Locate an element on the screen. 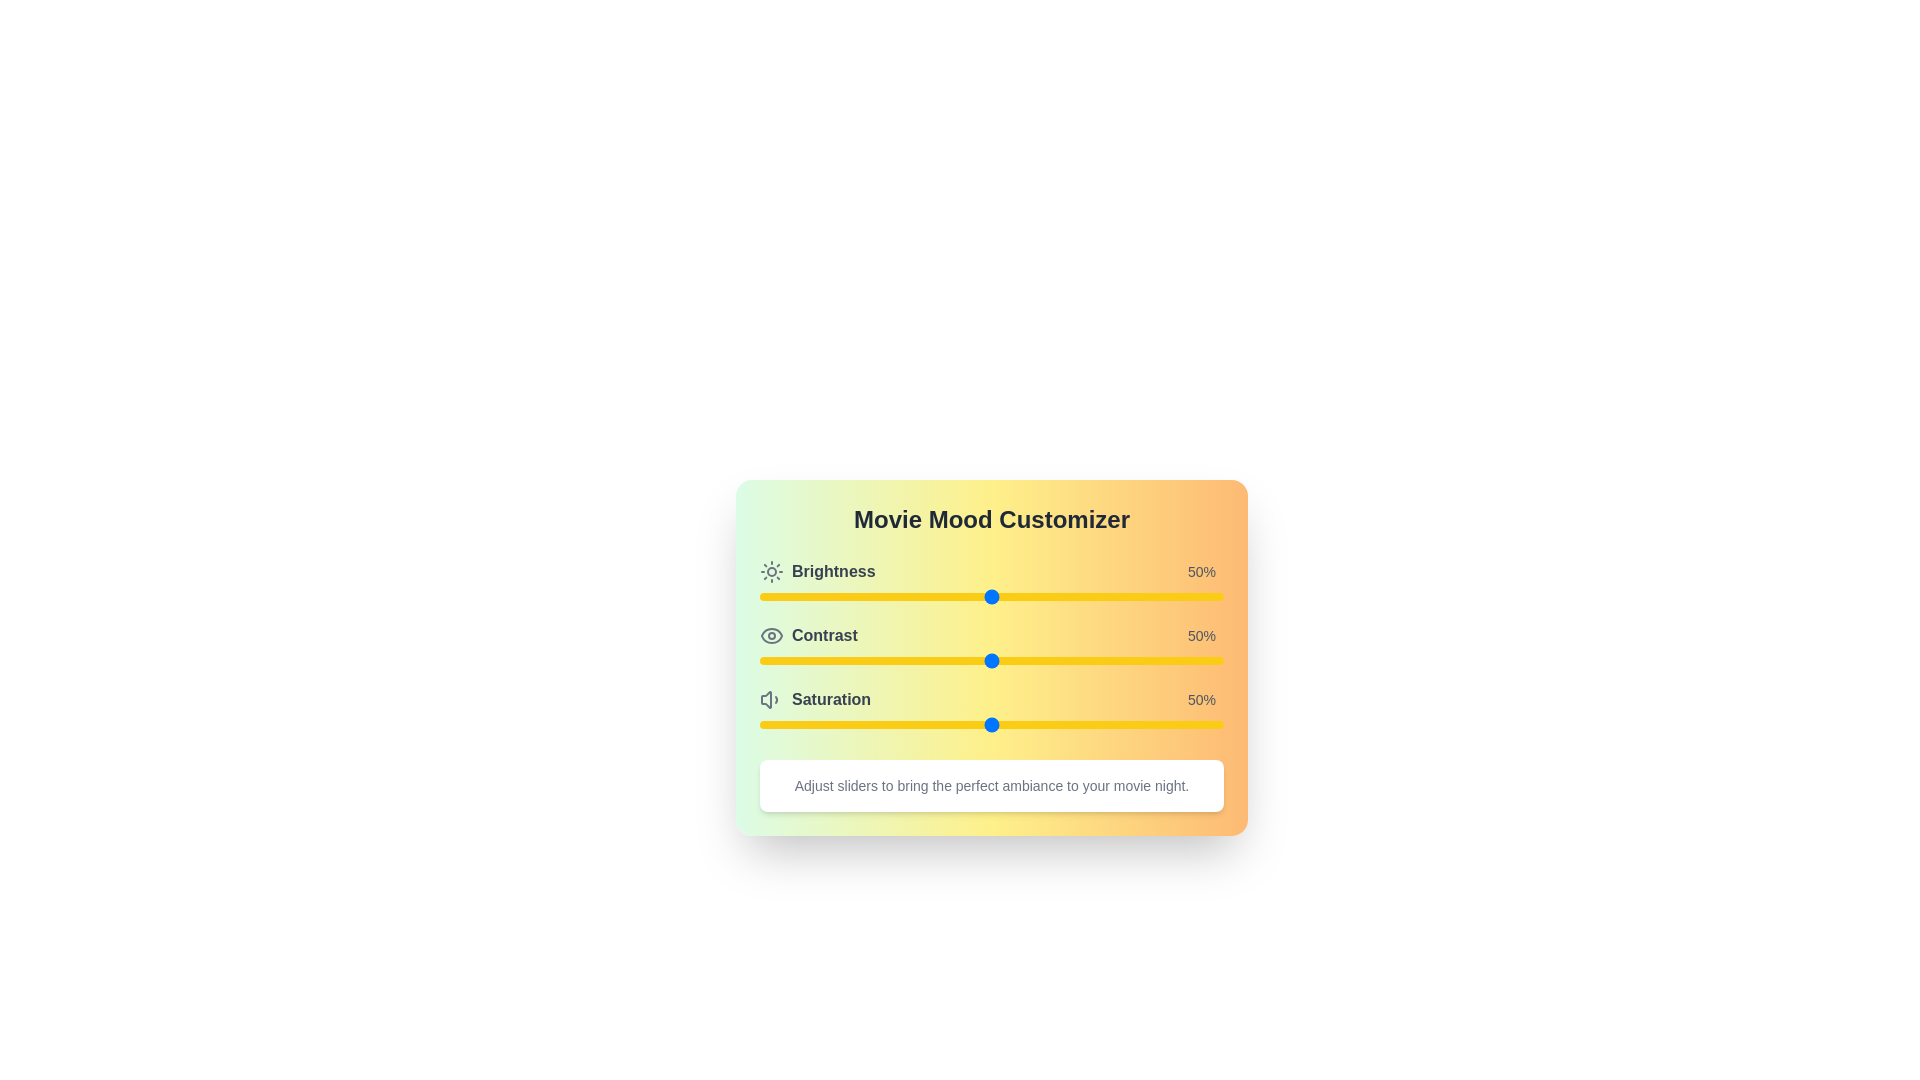  brightness is located at coordinates (1074, 596).